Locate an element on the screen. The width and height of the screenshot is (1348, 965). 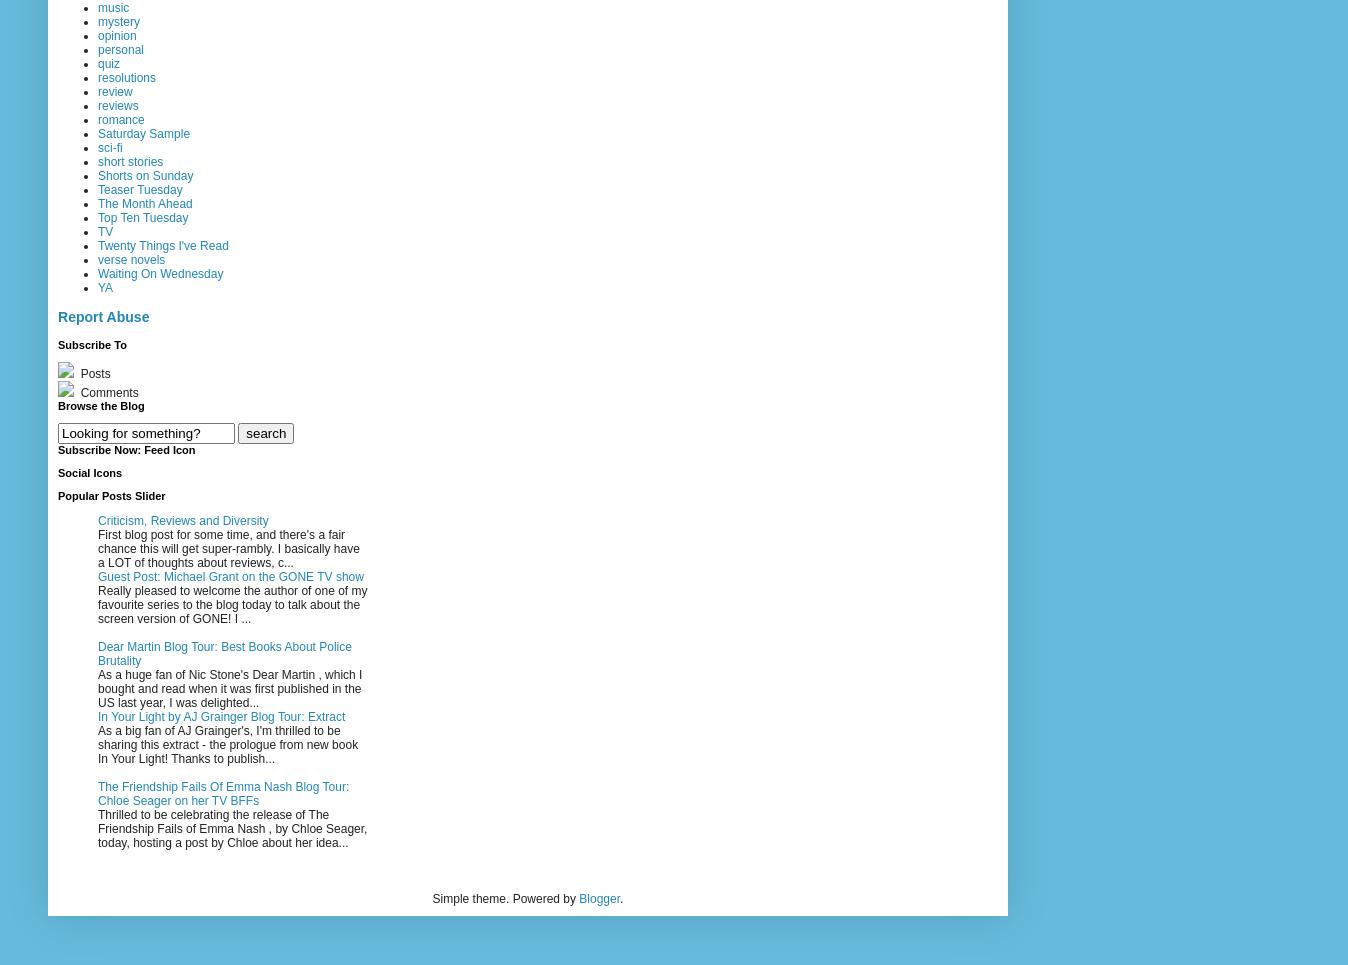
'Comments' is located at coordinates (106, 392).